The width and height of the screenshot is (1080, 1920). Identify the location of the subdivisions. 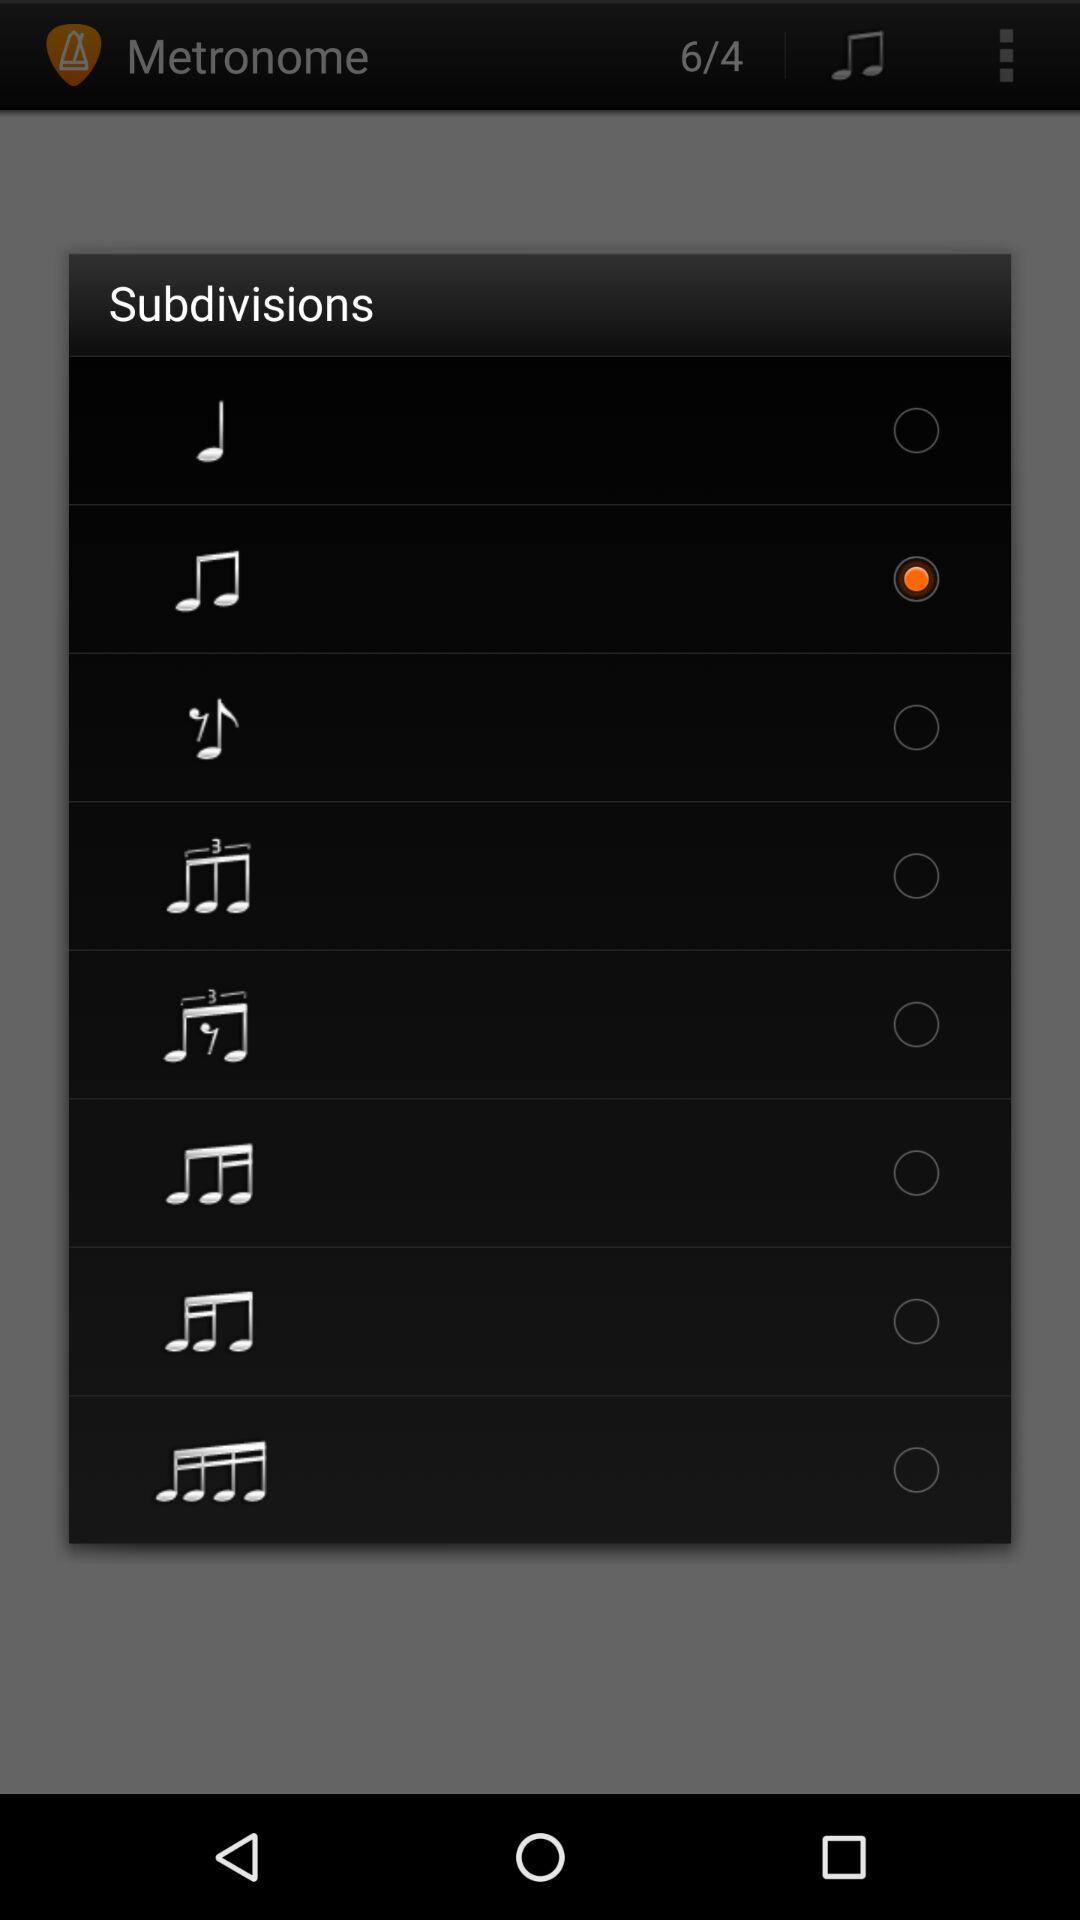
(240, 301).